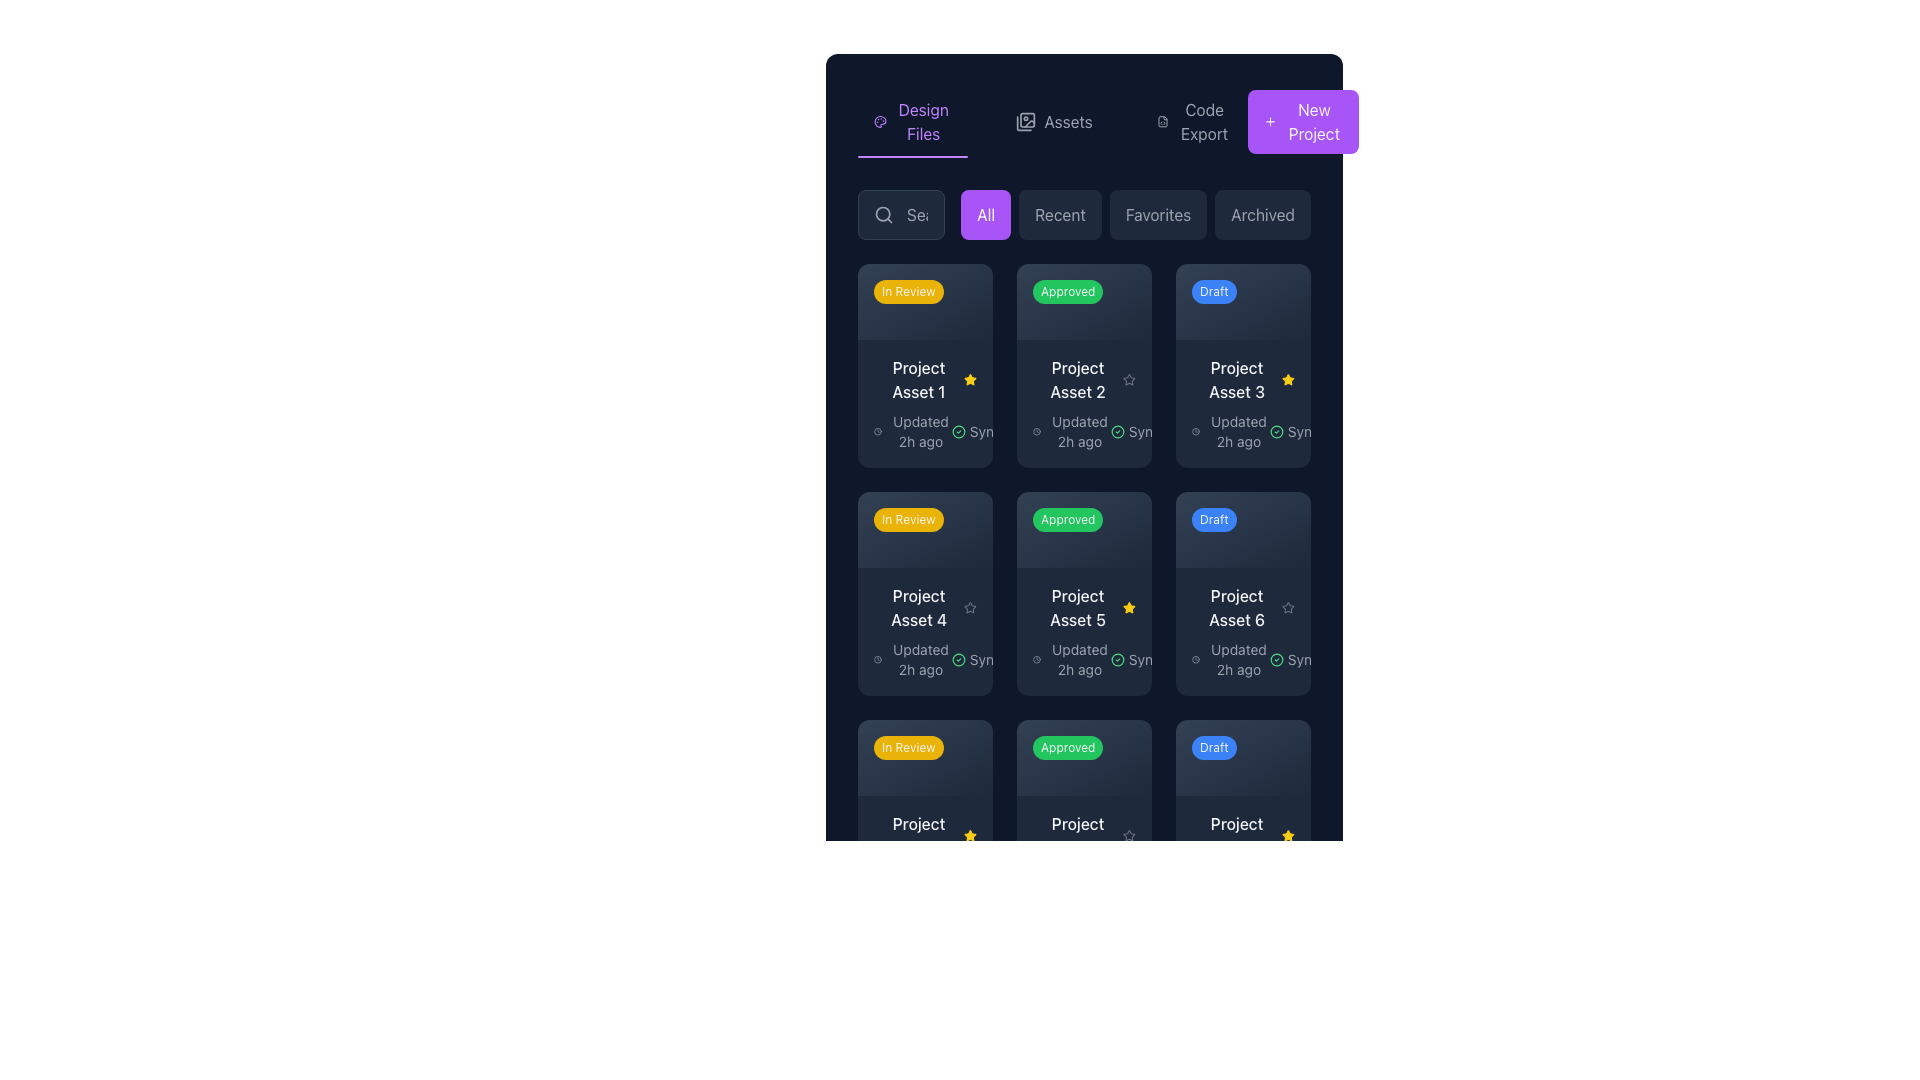 This screenshot has width=1920, height=1080. What do you see at coordinates (1083, 606) in the screenshot?
I see `the text label 'Project Asset 5' with a yellow star icon to bring up options` at bounding box center [1083, 606].